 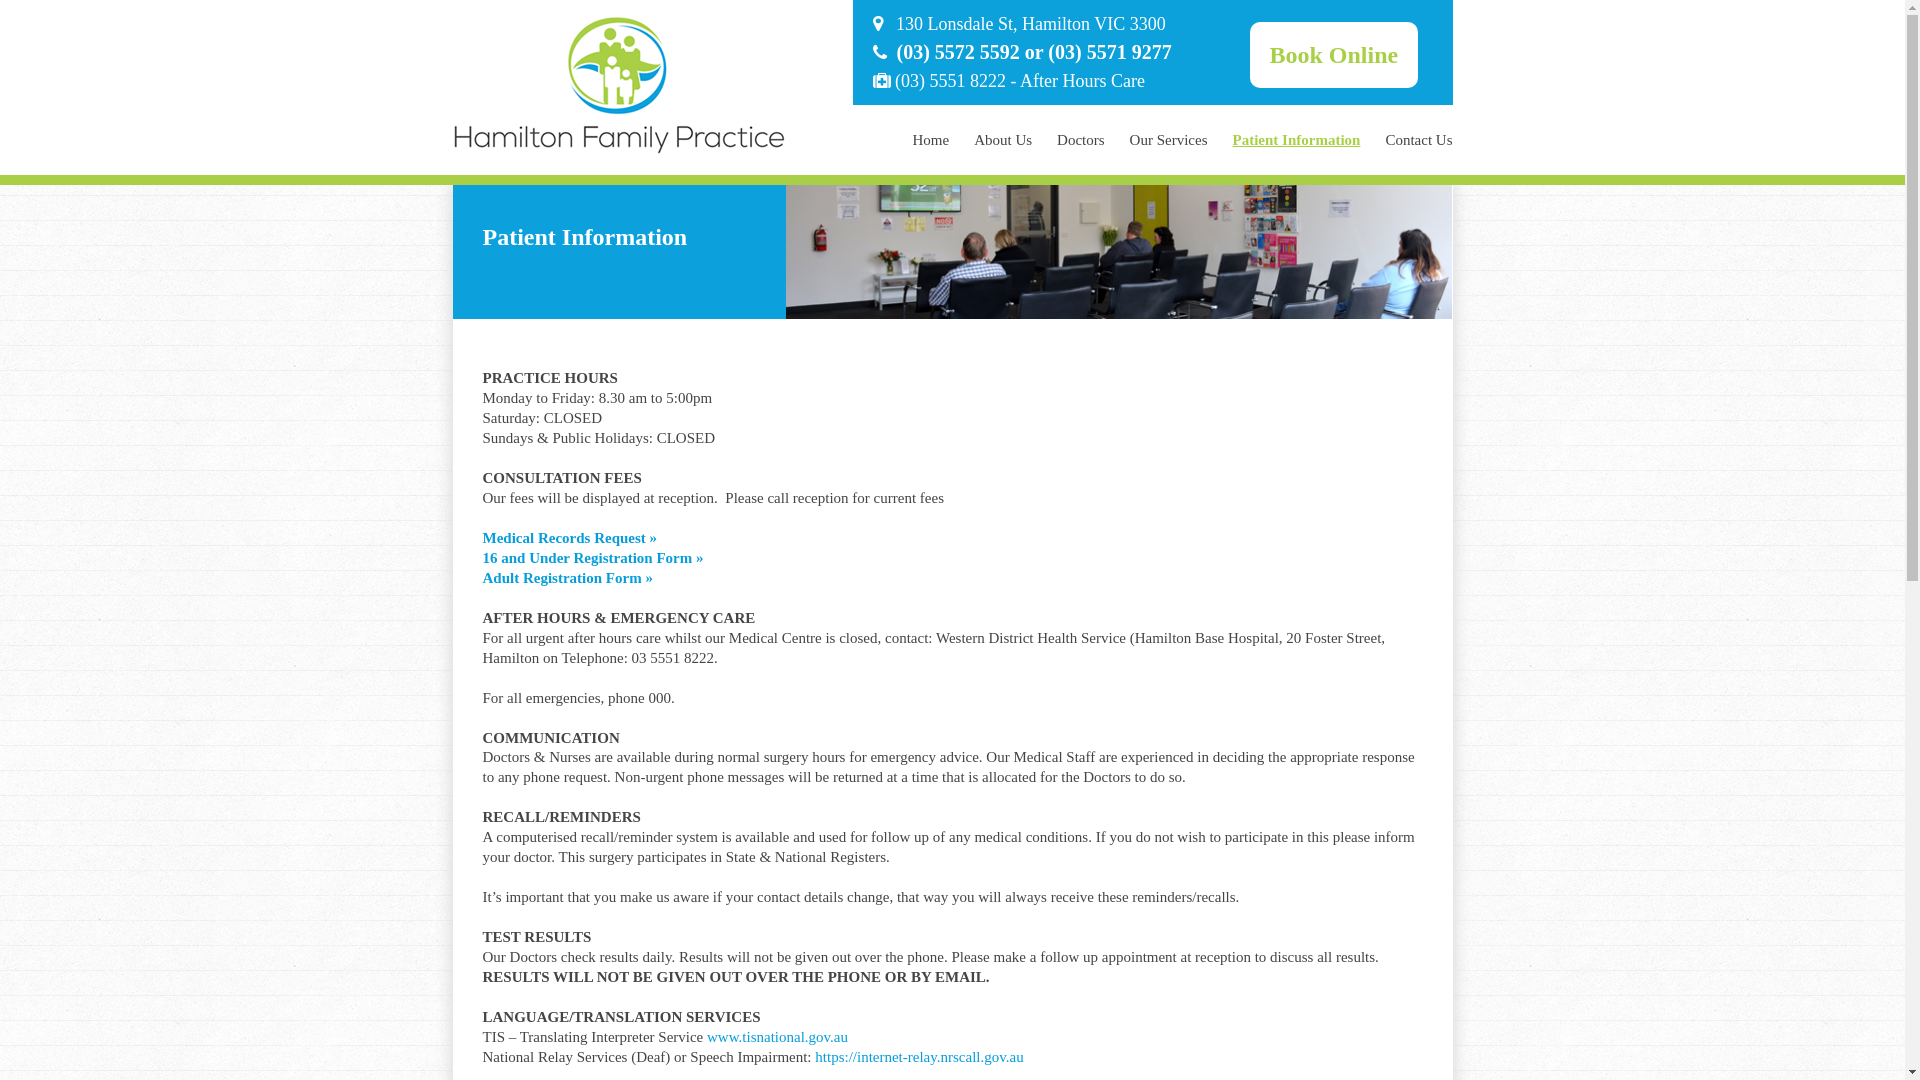 What do you see at coordinates (1417, 138) in the screenshot?
I see `'Contact Us'` at bounding box center [1417, 138].